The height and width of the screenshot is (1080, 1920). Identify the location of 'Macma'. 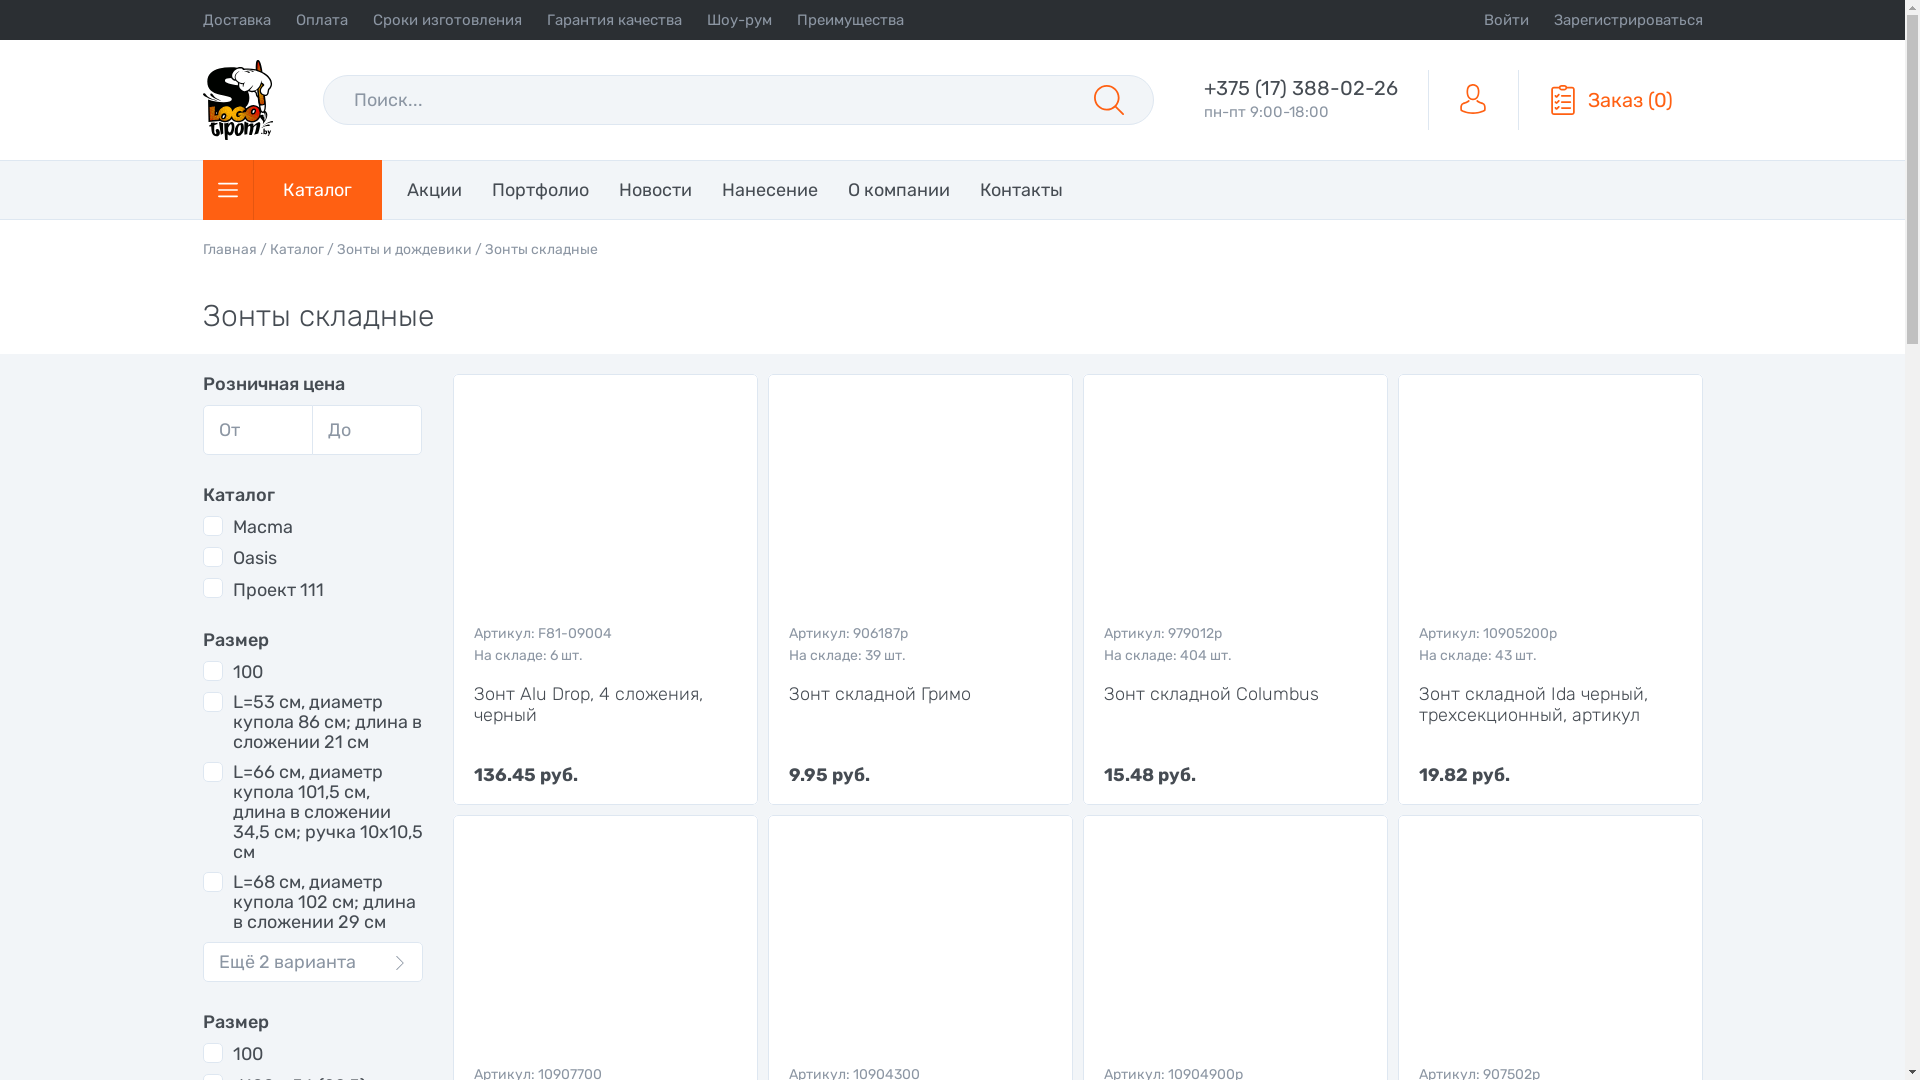
(245, 525).